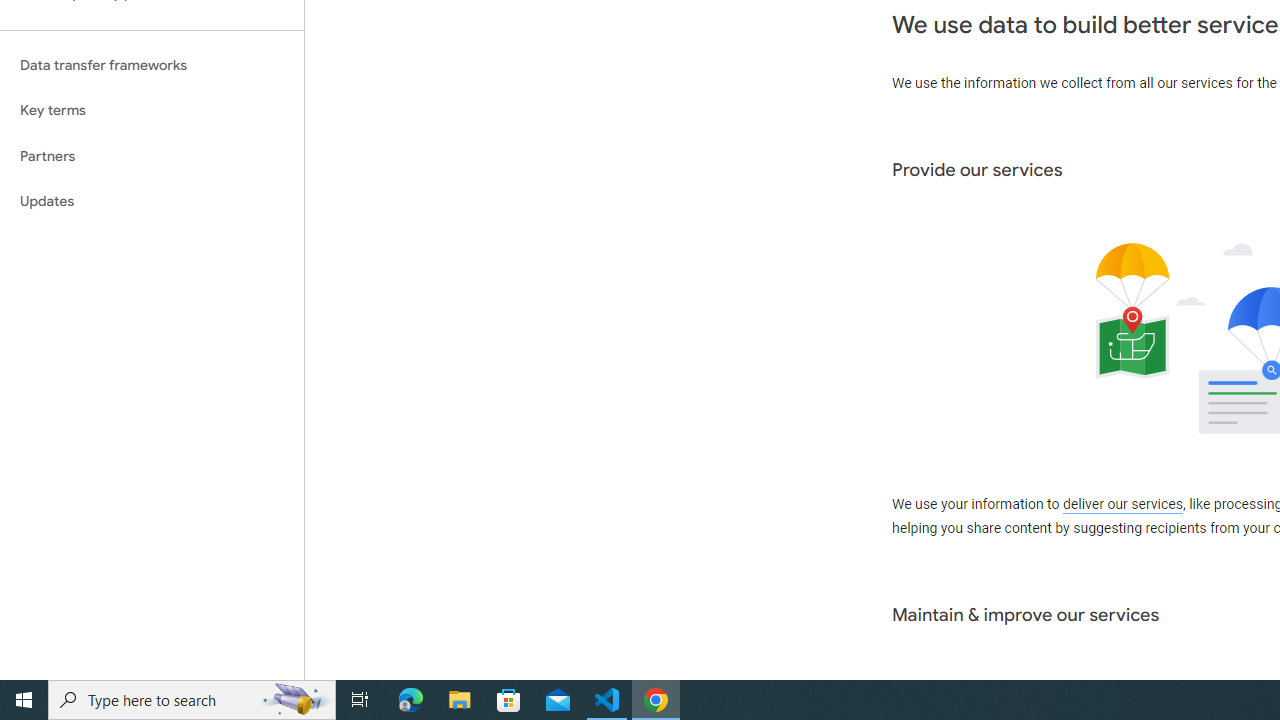 The image size is (1280, 720). What do you see at coordinates (1122, 504) in the screenshot?
I see `'deliver our services'` at bounding box center [1122, 504].